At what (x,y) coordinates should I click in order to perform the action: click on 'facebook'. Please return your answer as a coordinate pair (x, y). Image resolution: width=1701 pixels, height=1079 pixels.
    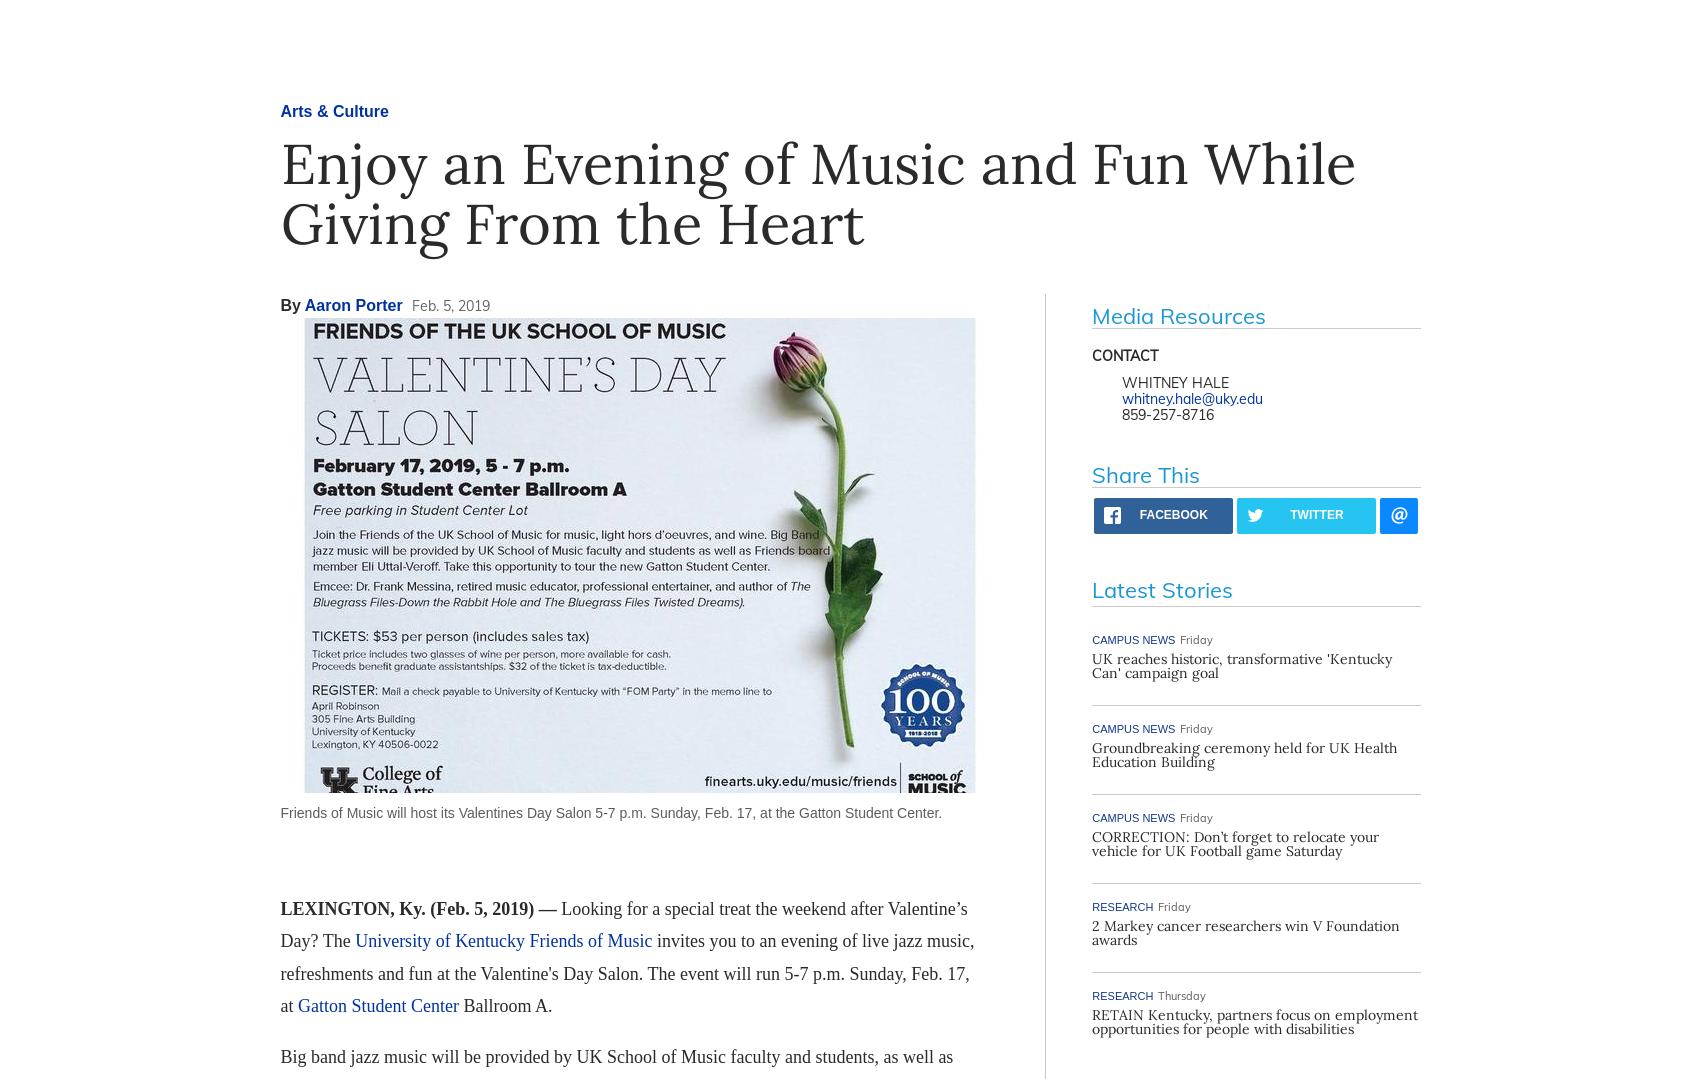
    Looking at the image, I should click on (1172, 514).